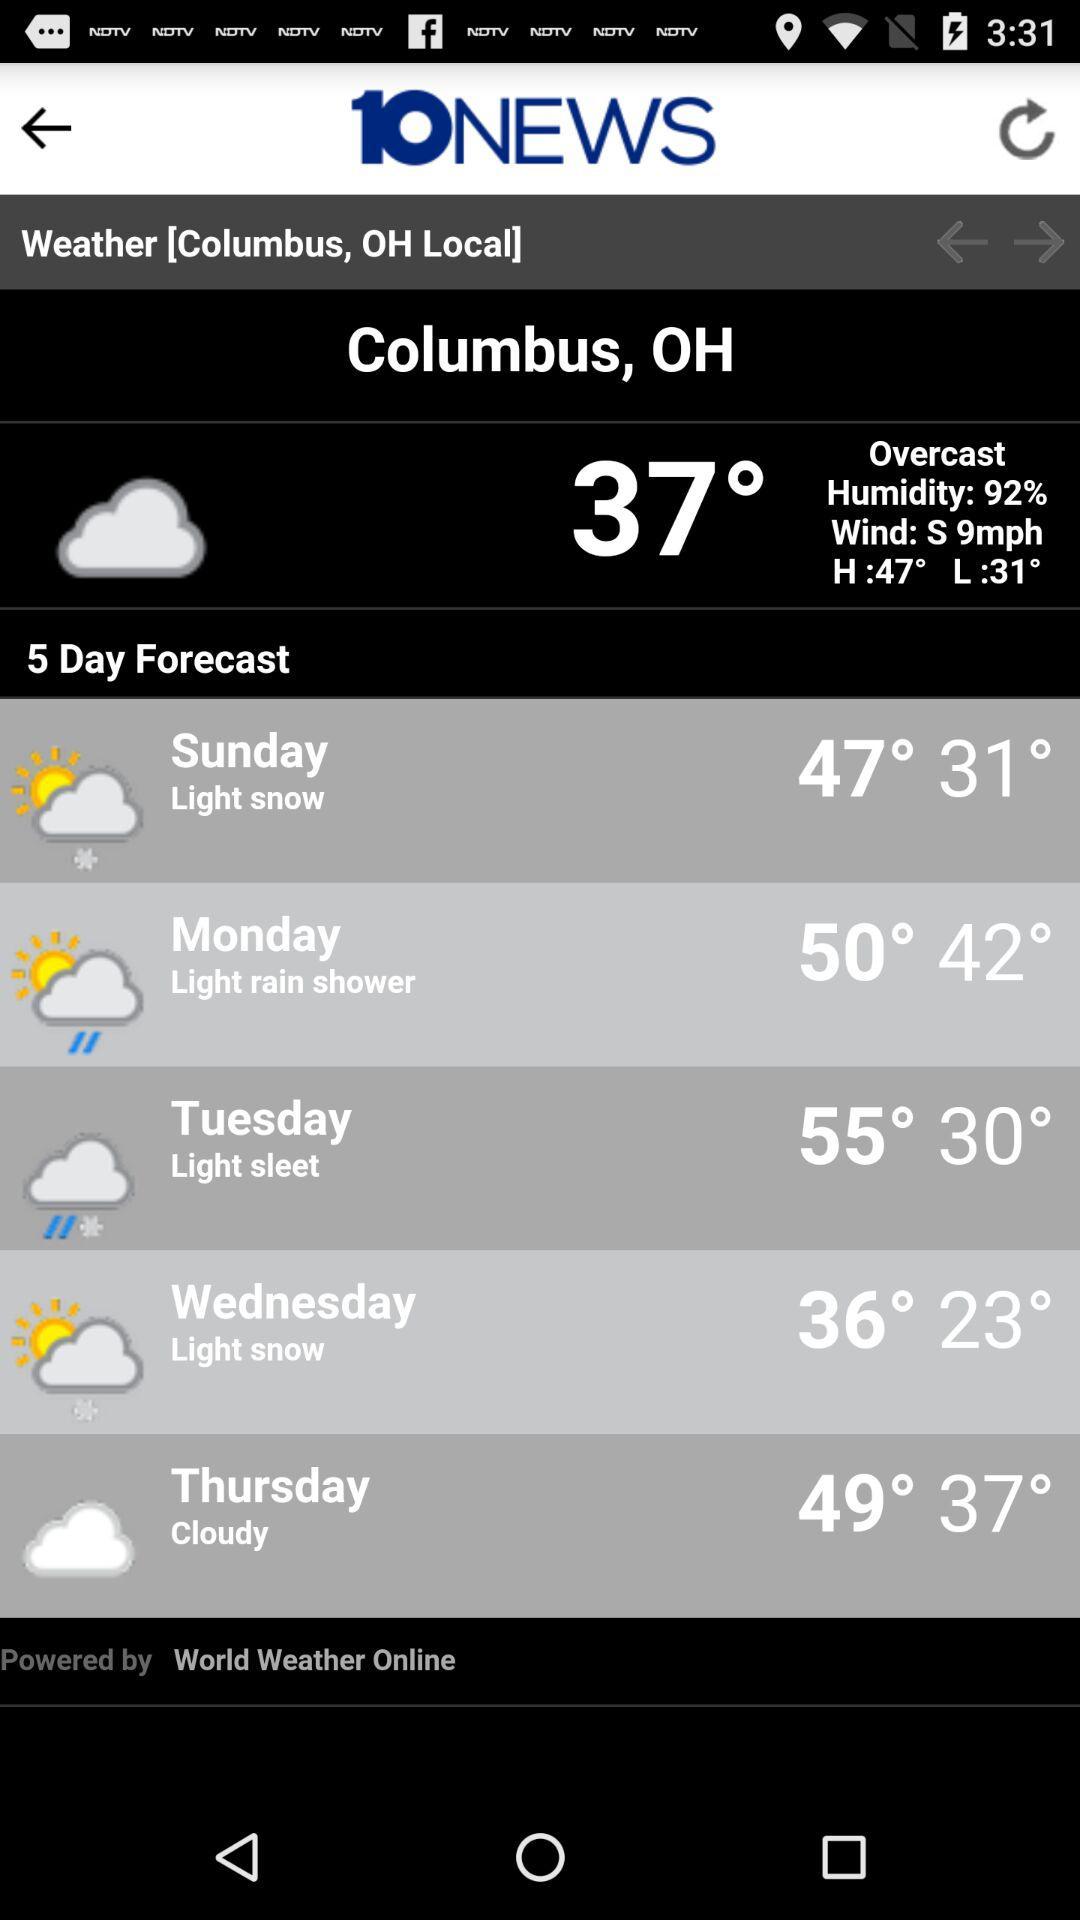  I want to click on to go forward page, so click(1038, 241).